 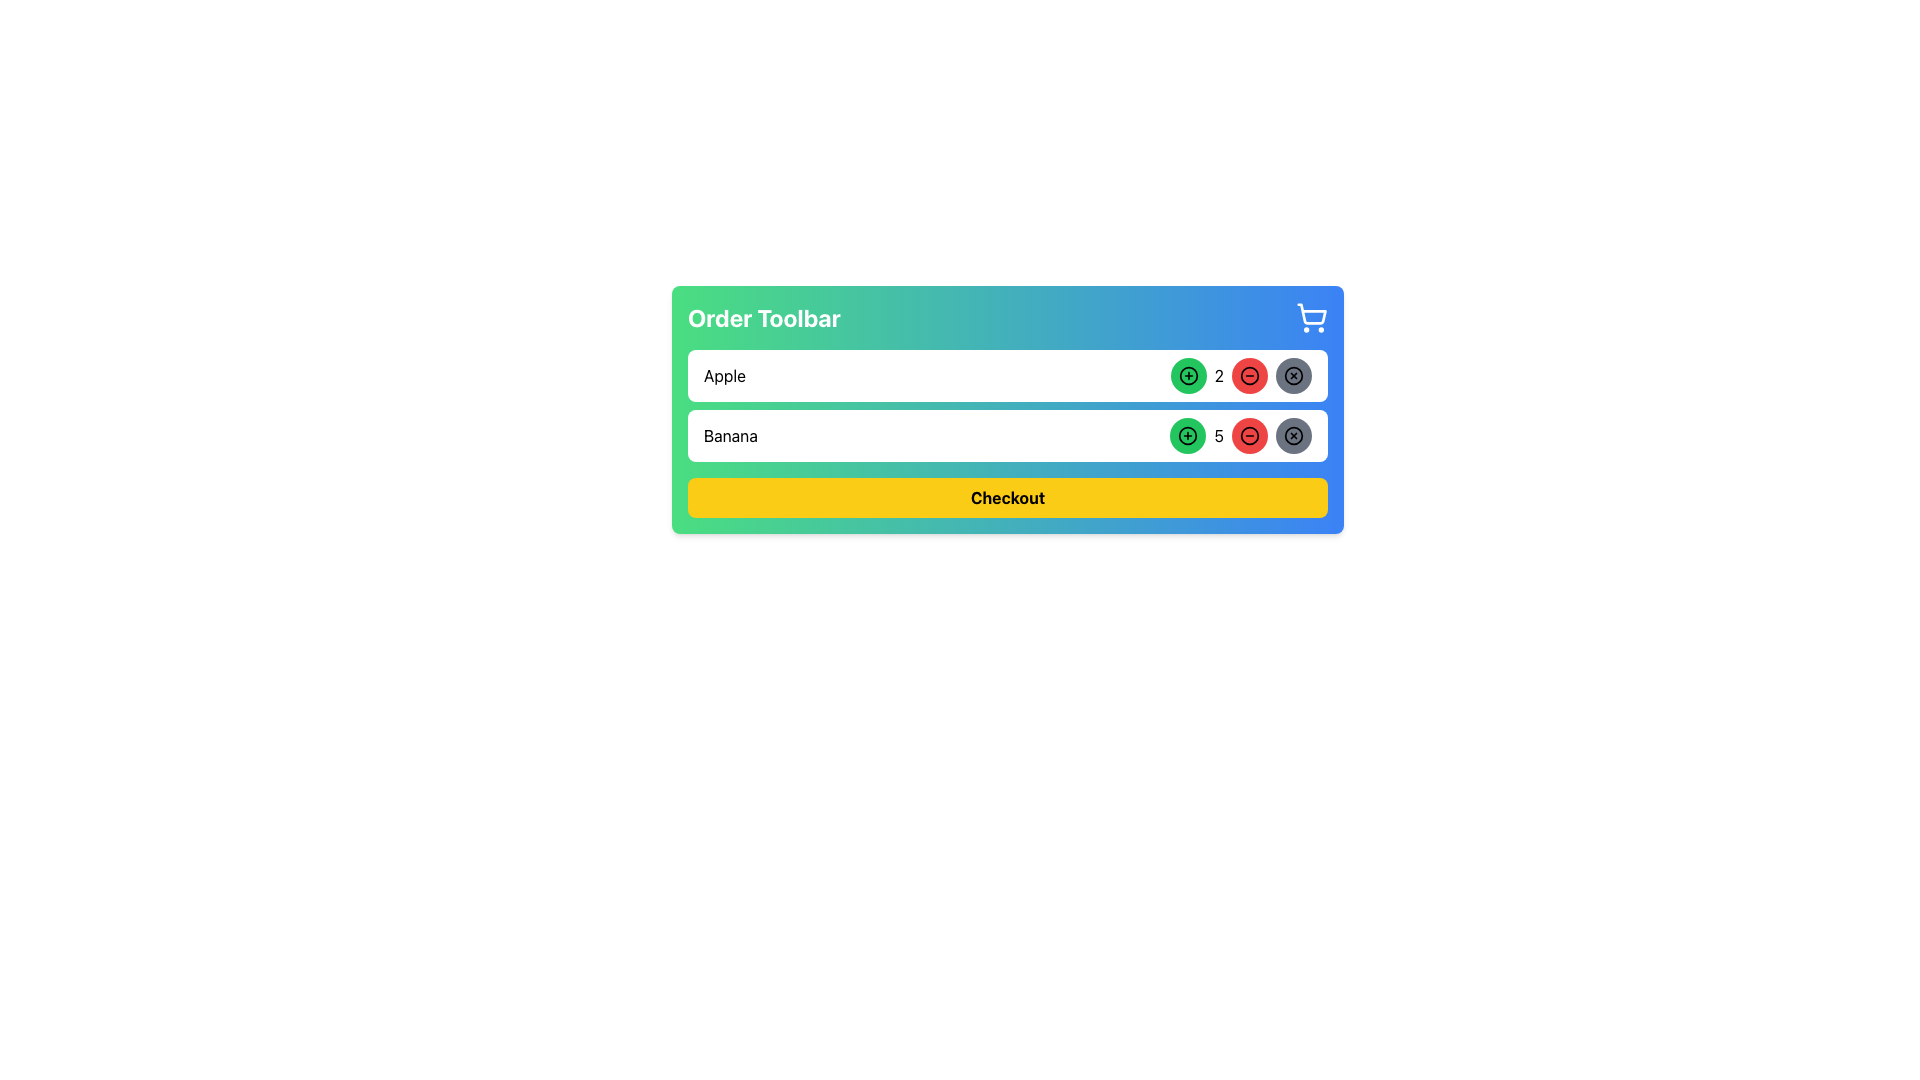 What do you see at coordinates (1188, 434) in the screenshot?
I see `the circular region of the green '+' button that increases the count of the associated item, located adjacent to the '5' value in the second row of the list` at bounding box center [1188, 434].